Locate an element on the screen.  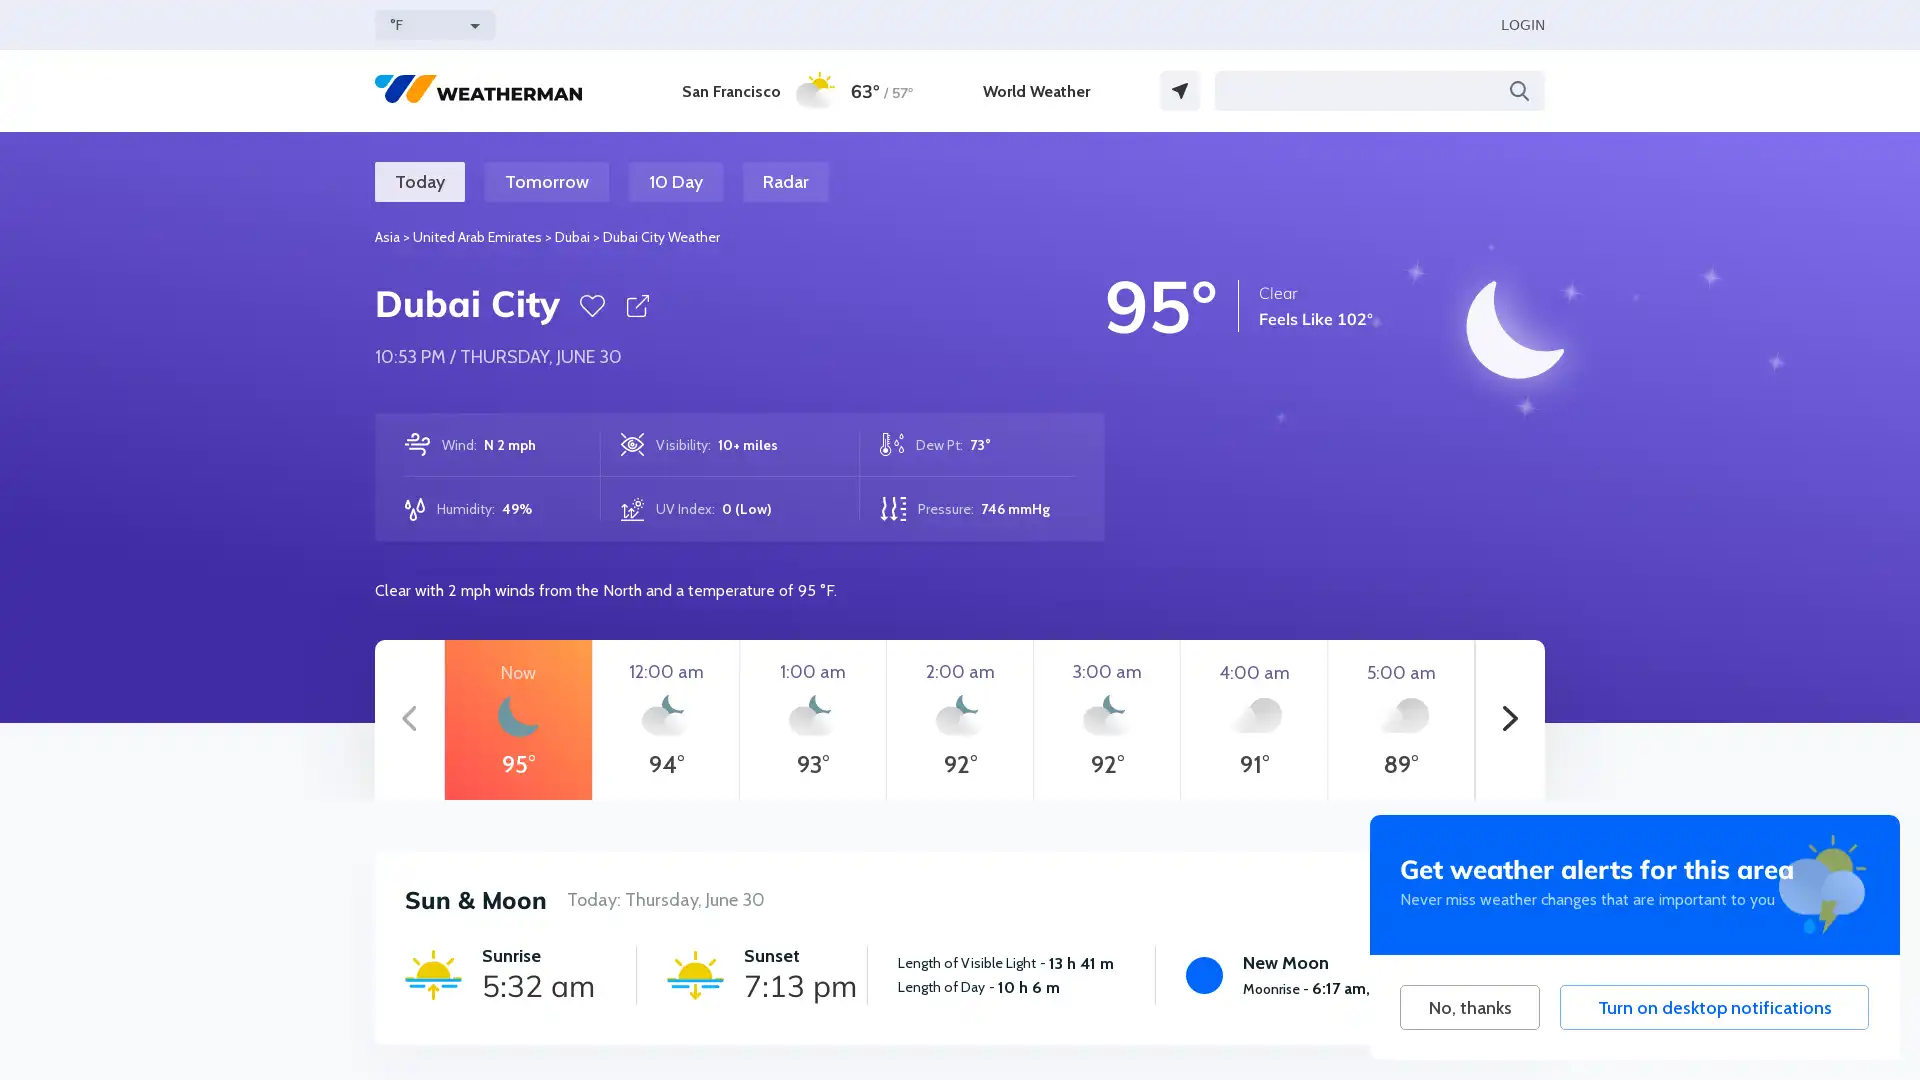
Share is located at coordinates (636, 305).